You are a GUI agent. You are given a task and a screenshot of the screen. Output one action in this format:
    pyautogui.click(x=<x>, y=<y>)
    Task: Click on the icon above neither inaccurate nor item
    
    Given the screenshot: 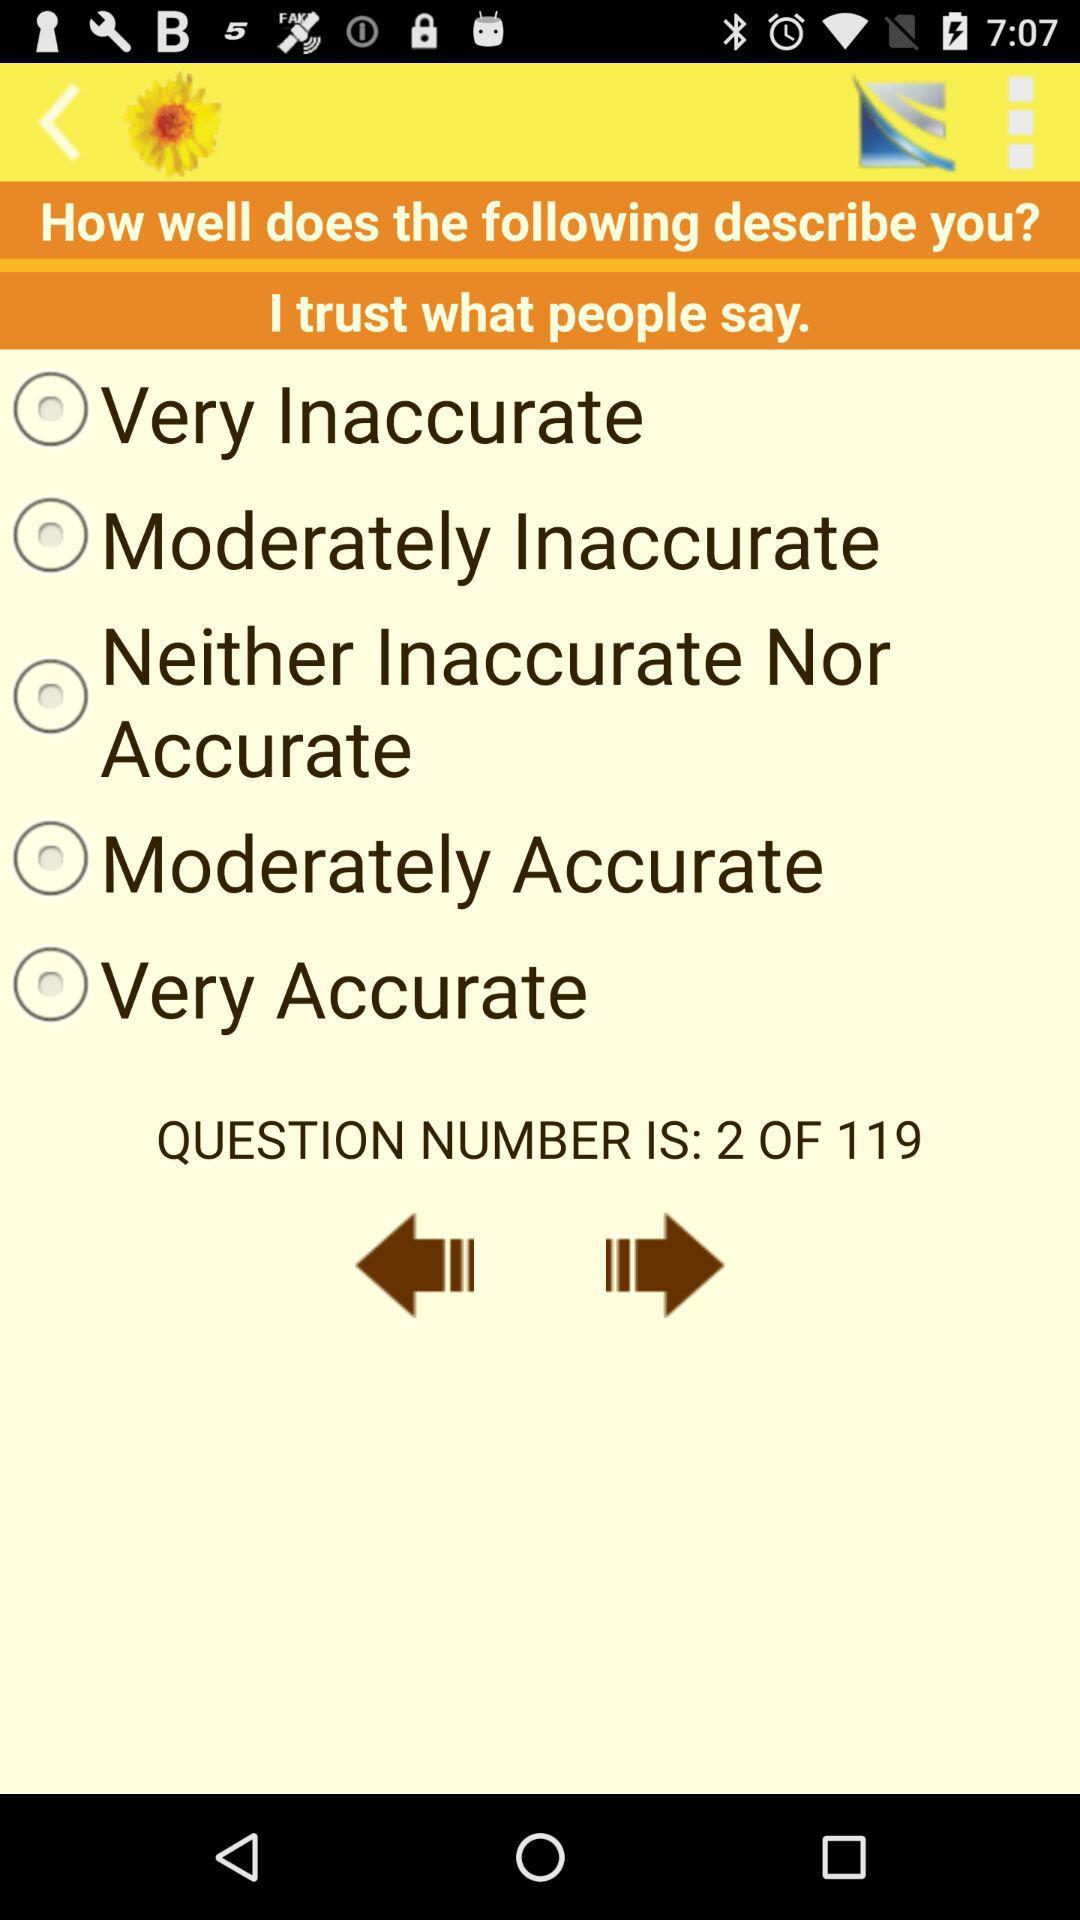 What is the action you would take?
    pyautogui.click(x=439, y=538)
    